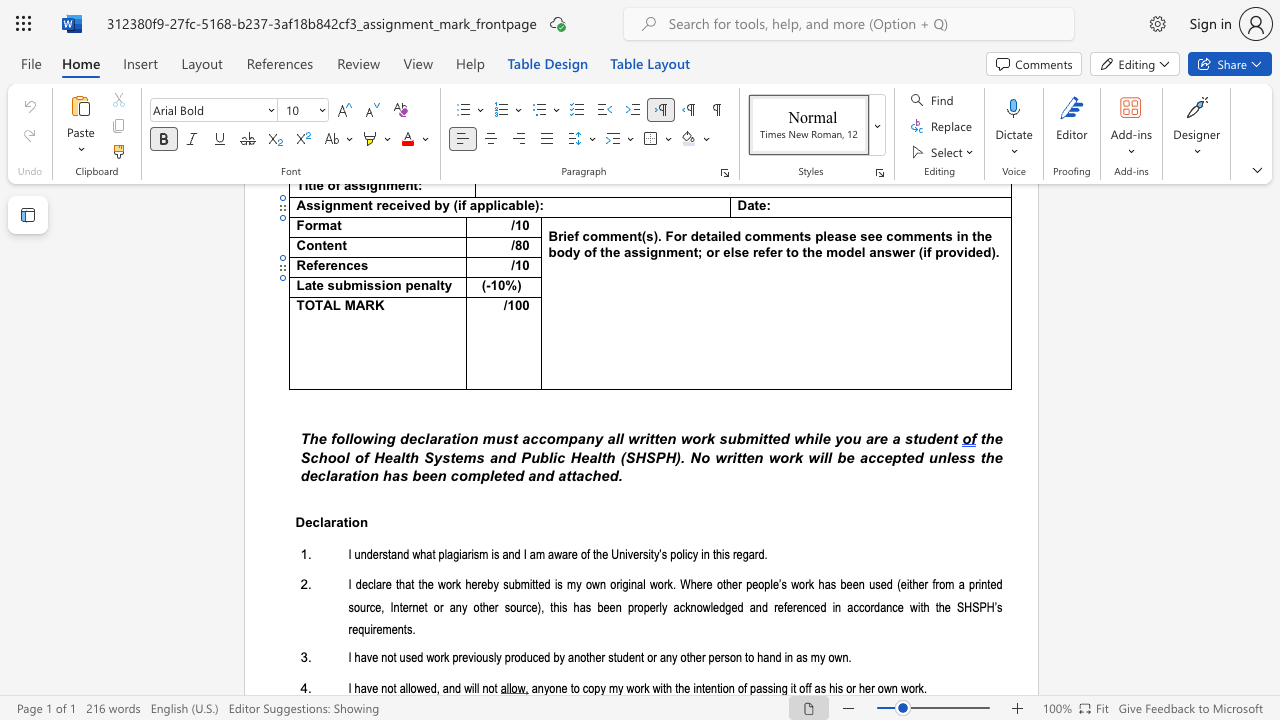 The height and width of the screenshot is (720, 1280). What do you see at coordinates (350, 438) in the screenshot?
I see `the 2th character "l" in the text` at bounding box center [350, 438].